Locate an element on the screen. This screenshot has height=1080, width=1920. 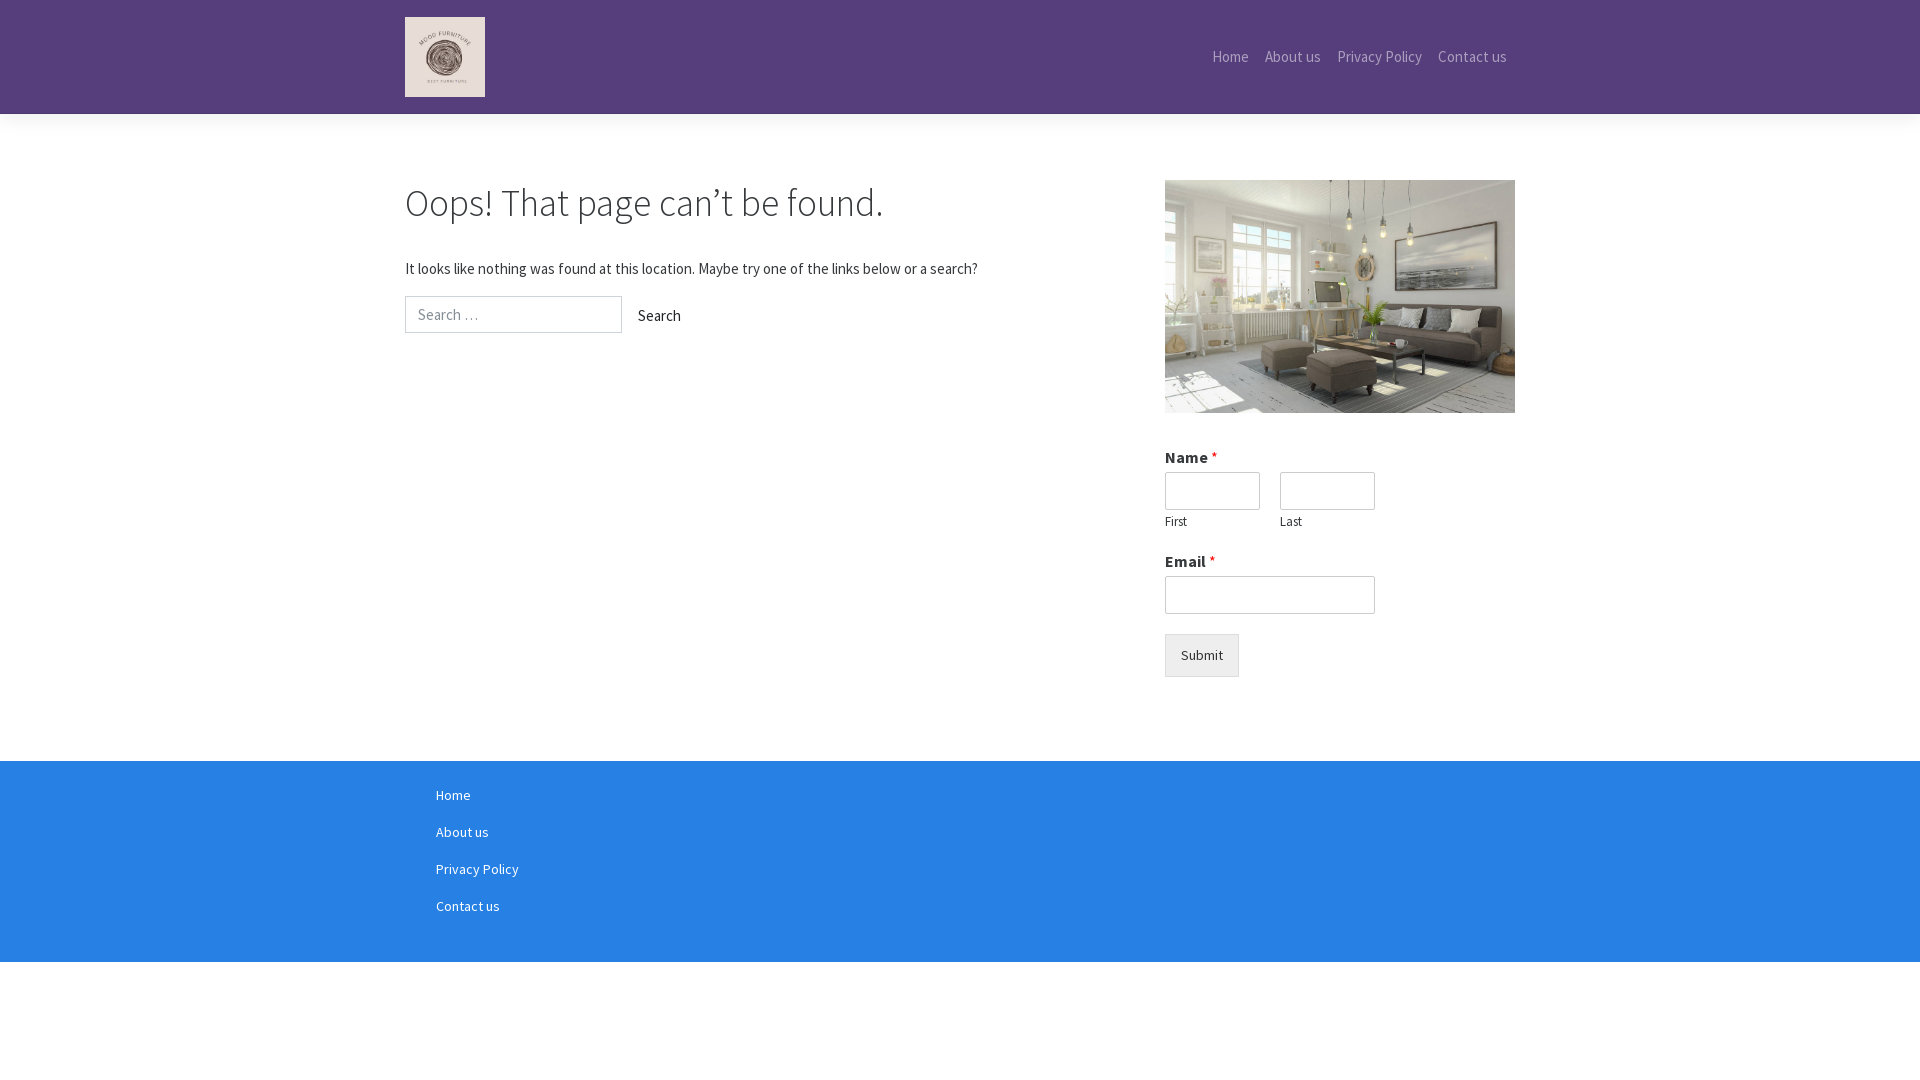
'Privacy Policy' is located at coordinates (1329, 56).